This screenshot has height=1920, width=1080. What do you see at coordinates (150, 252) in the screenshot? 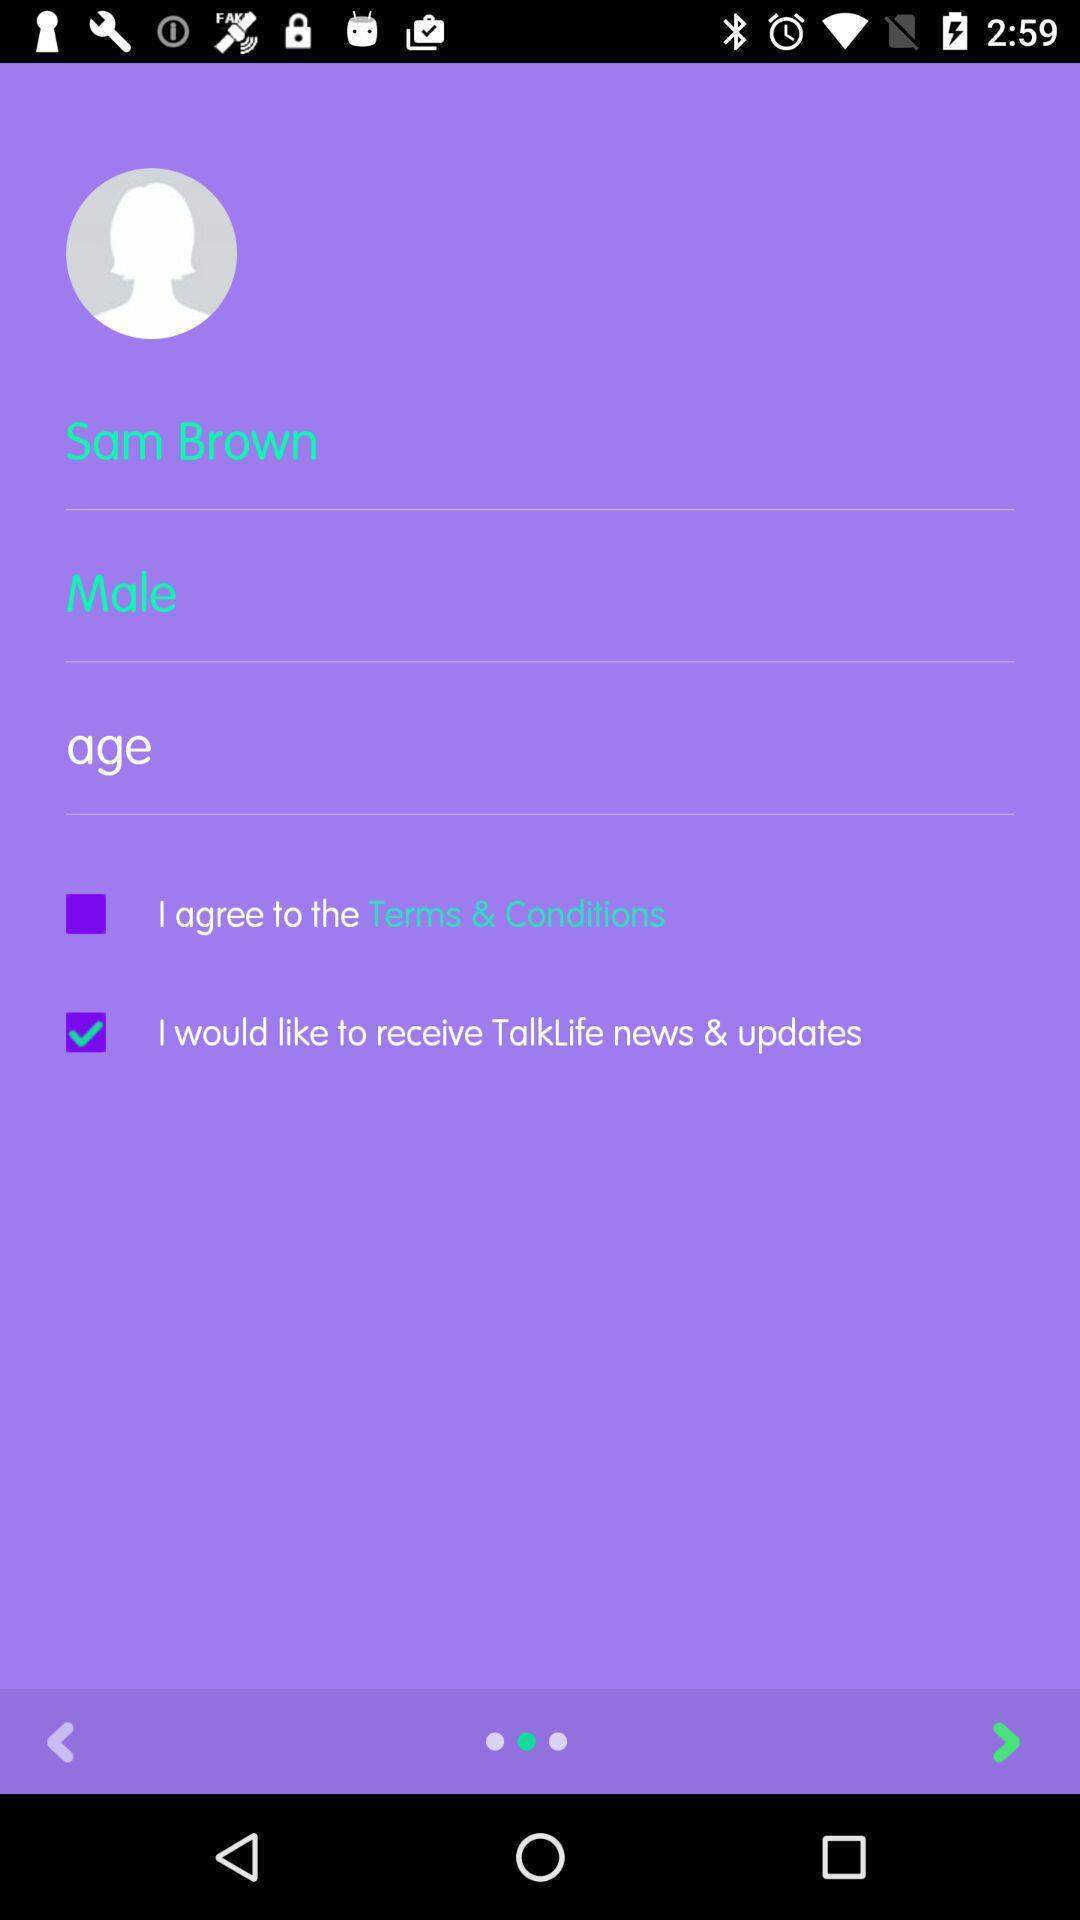
I see `the avatar icon` at bounding box center [150, 252].